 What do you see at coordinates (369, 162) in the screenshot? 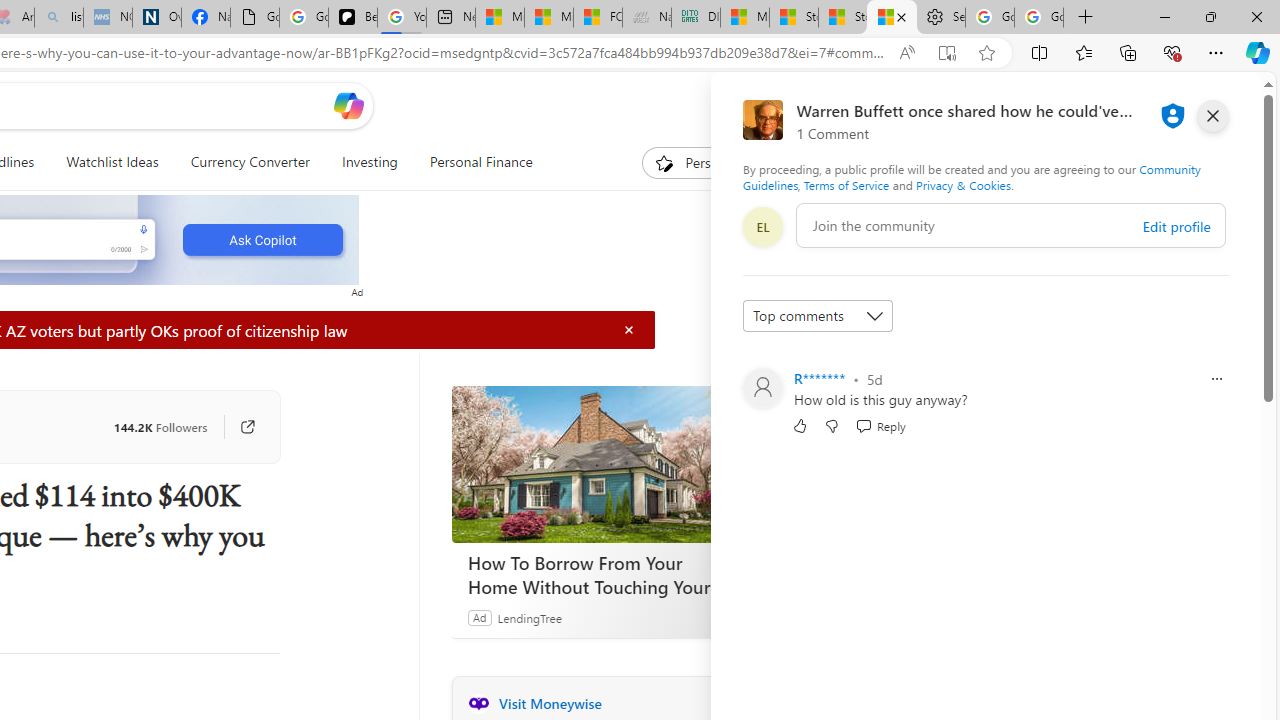
I see `'Investing'` at bounding box center [369, 162].